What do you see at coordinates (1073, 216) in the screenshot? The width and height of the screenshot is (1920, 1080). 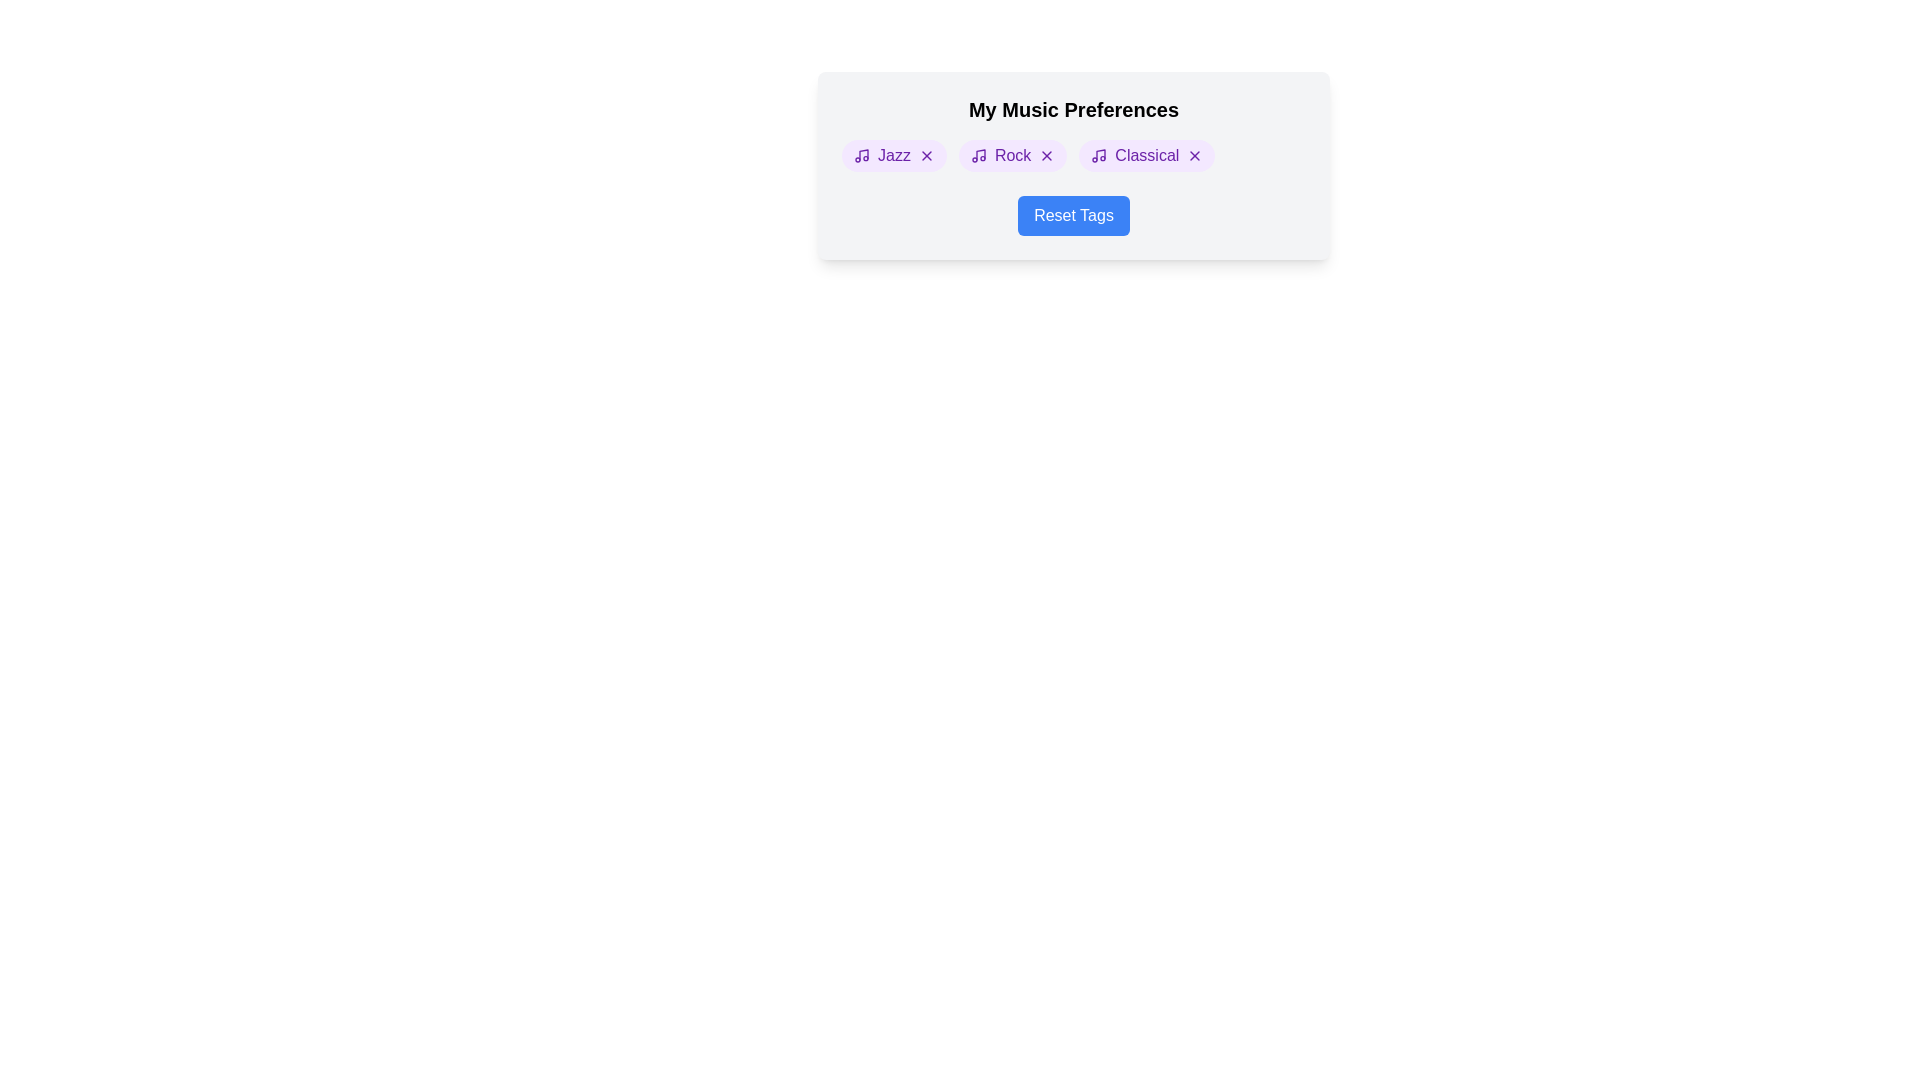 I see `the element Reset Tags Button to see its hover effect` at bounding box center [1073, 216].